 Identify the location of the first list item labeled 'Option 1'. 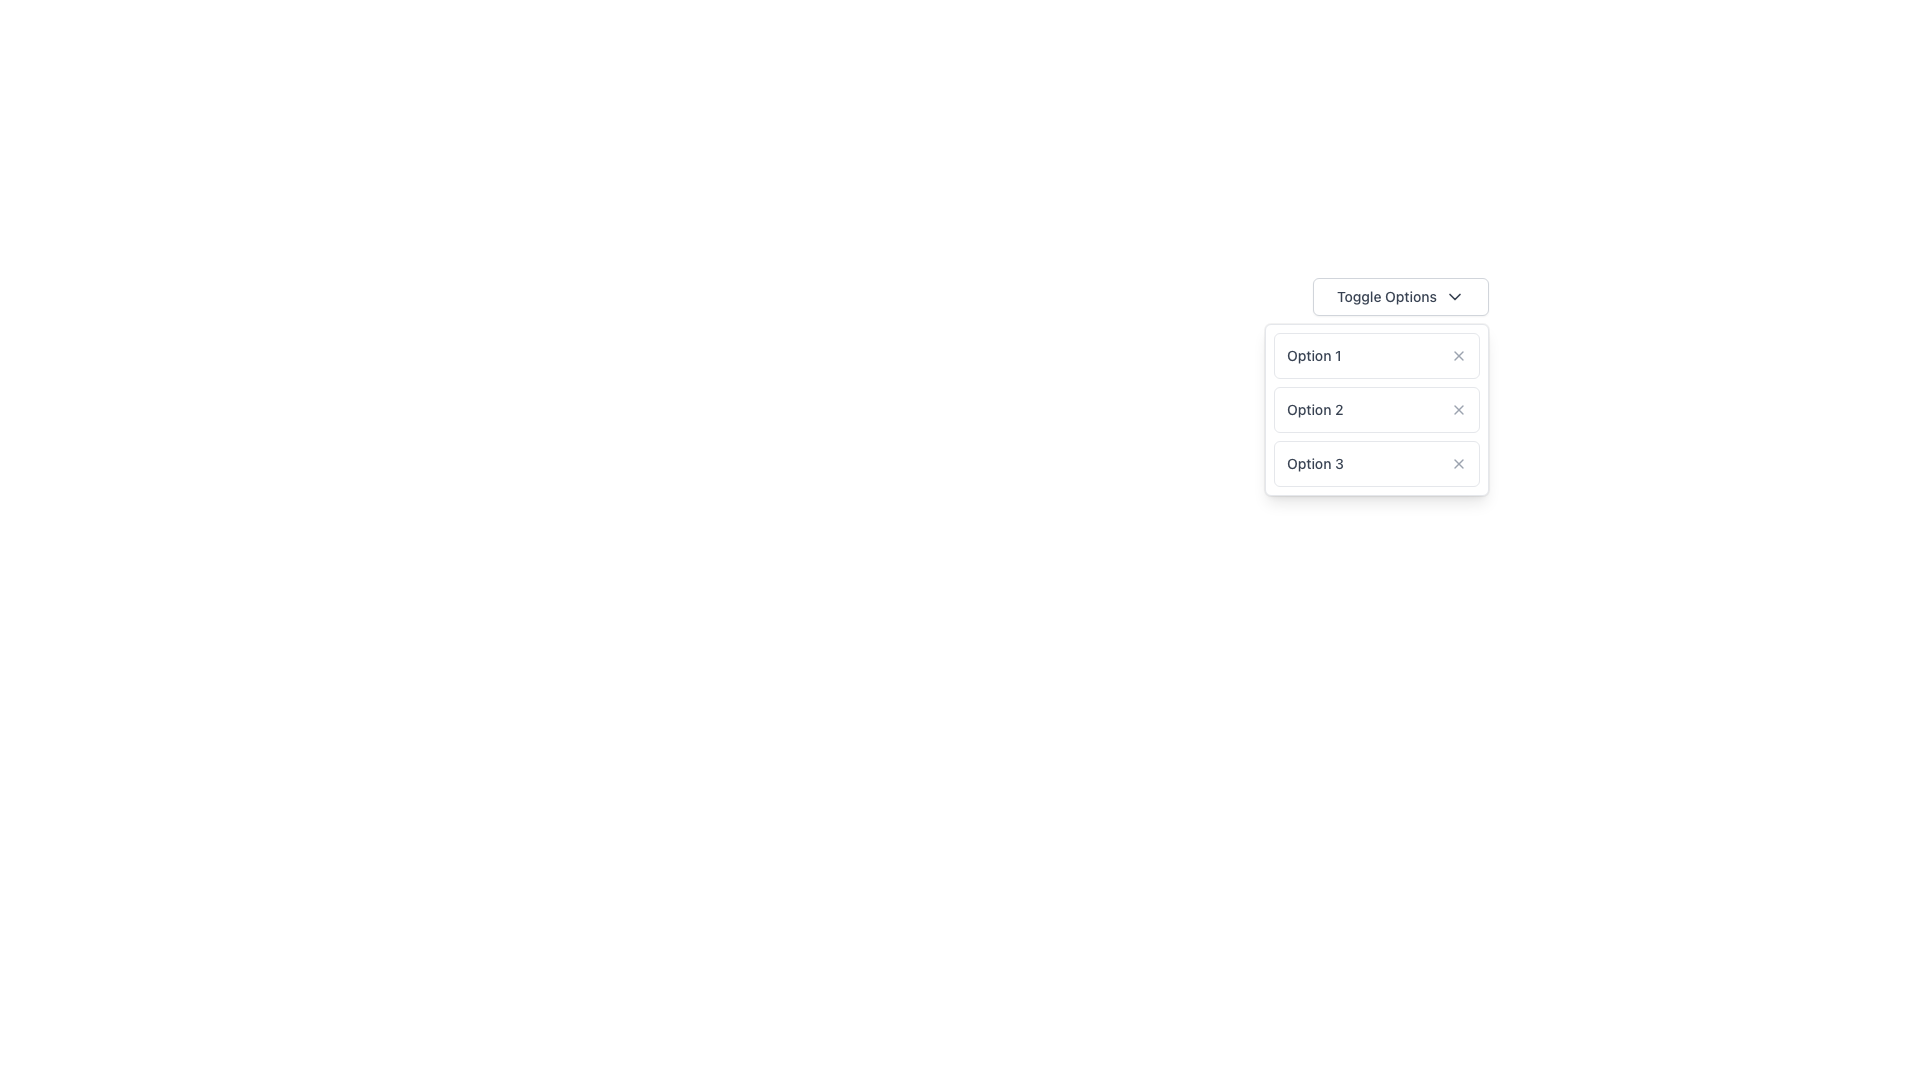
(1376, 354).